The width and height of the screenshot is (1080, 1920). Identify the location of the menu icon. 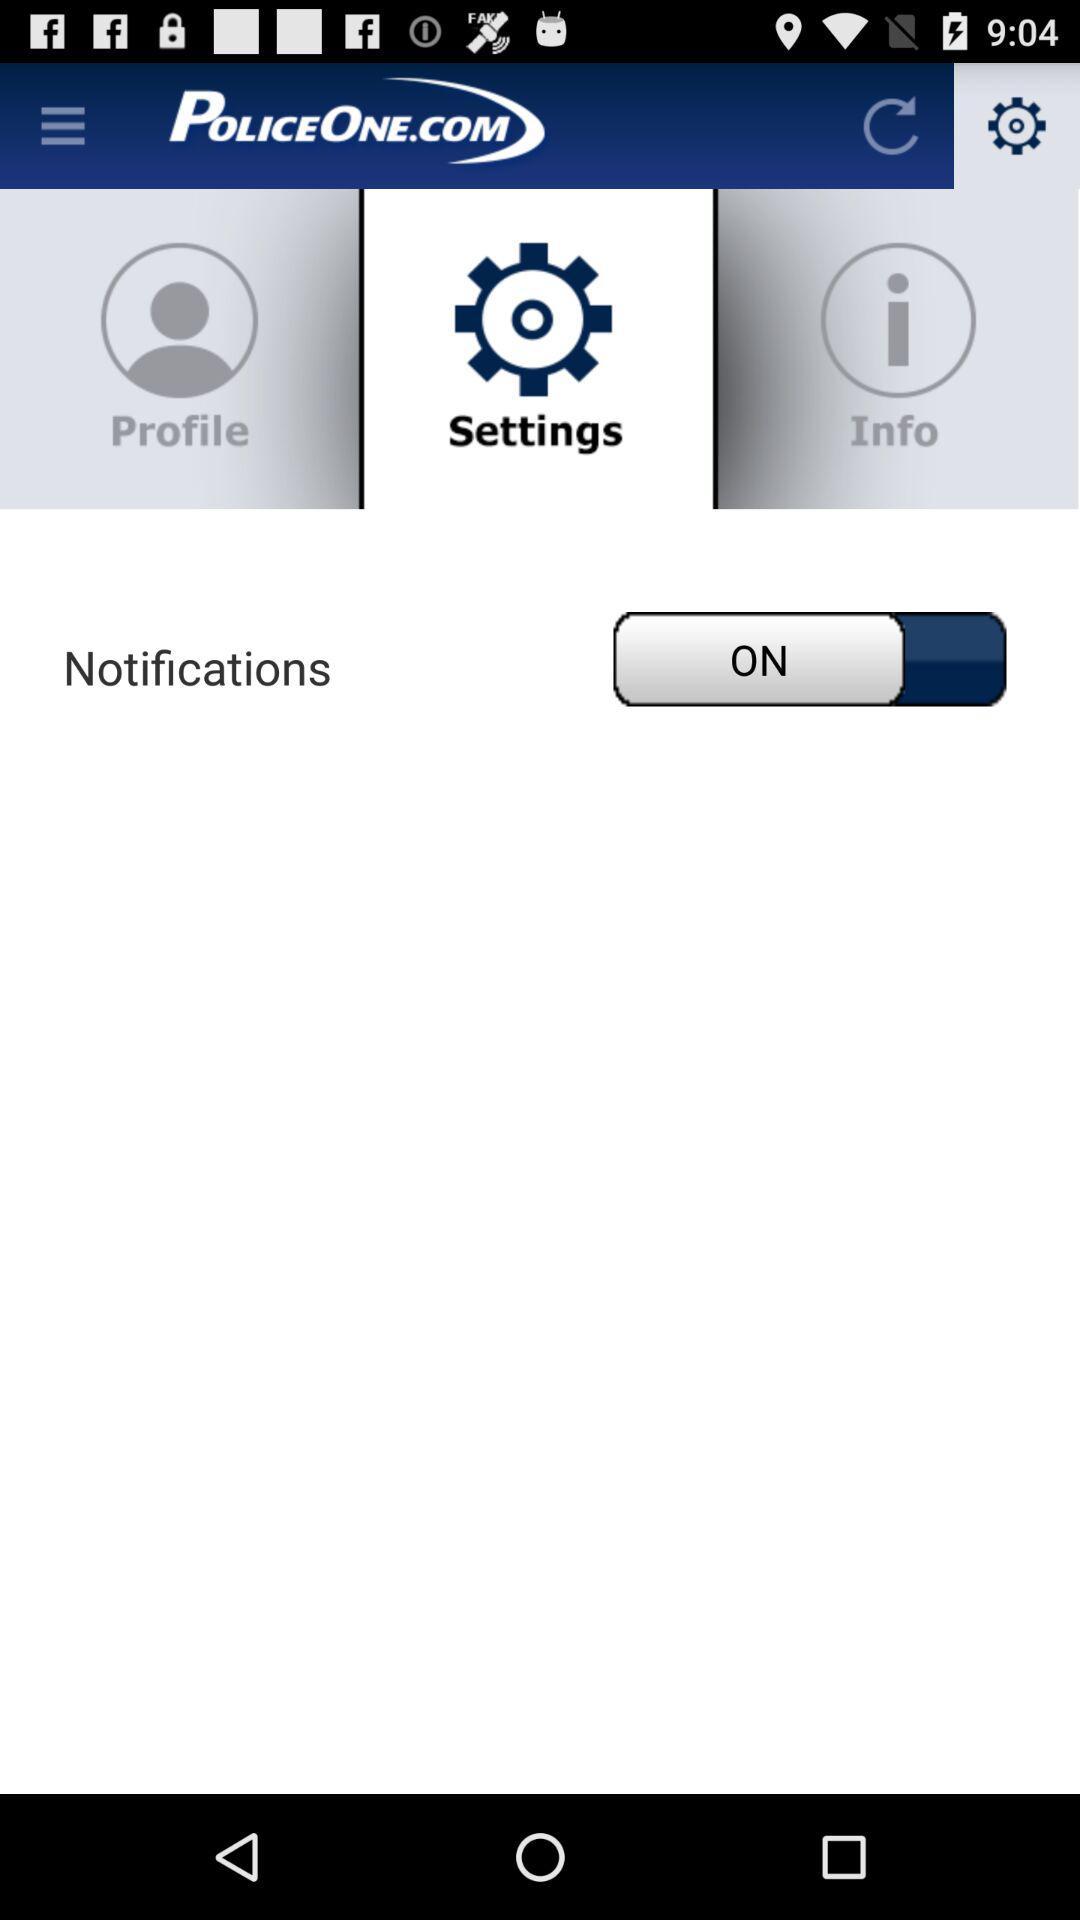
(61, 133).